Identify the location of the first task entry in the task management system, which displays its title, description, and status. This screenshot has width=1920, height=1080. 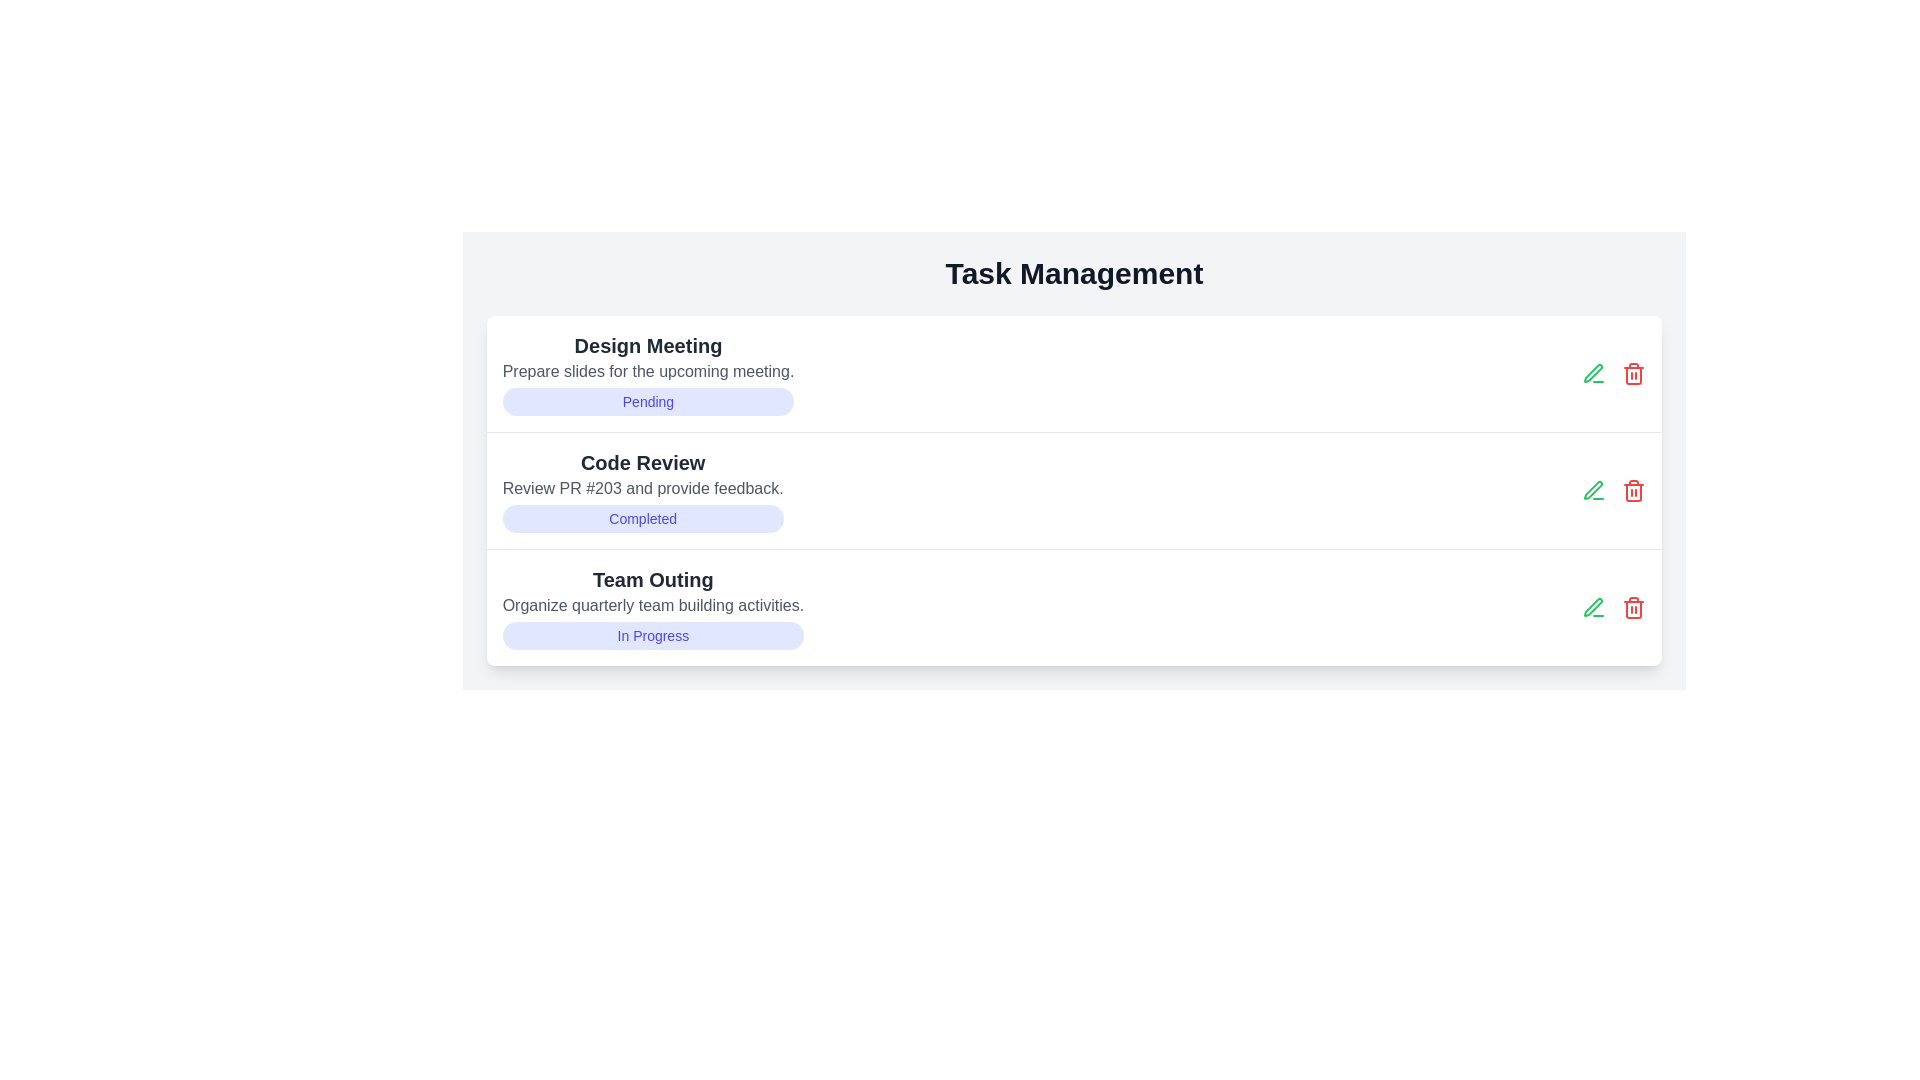
(648, 374).